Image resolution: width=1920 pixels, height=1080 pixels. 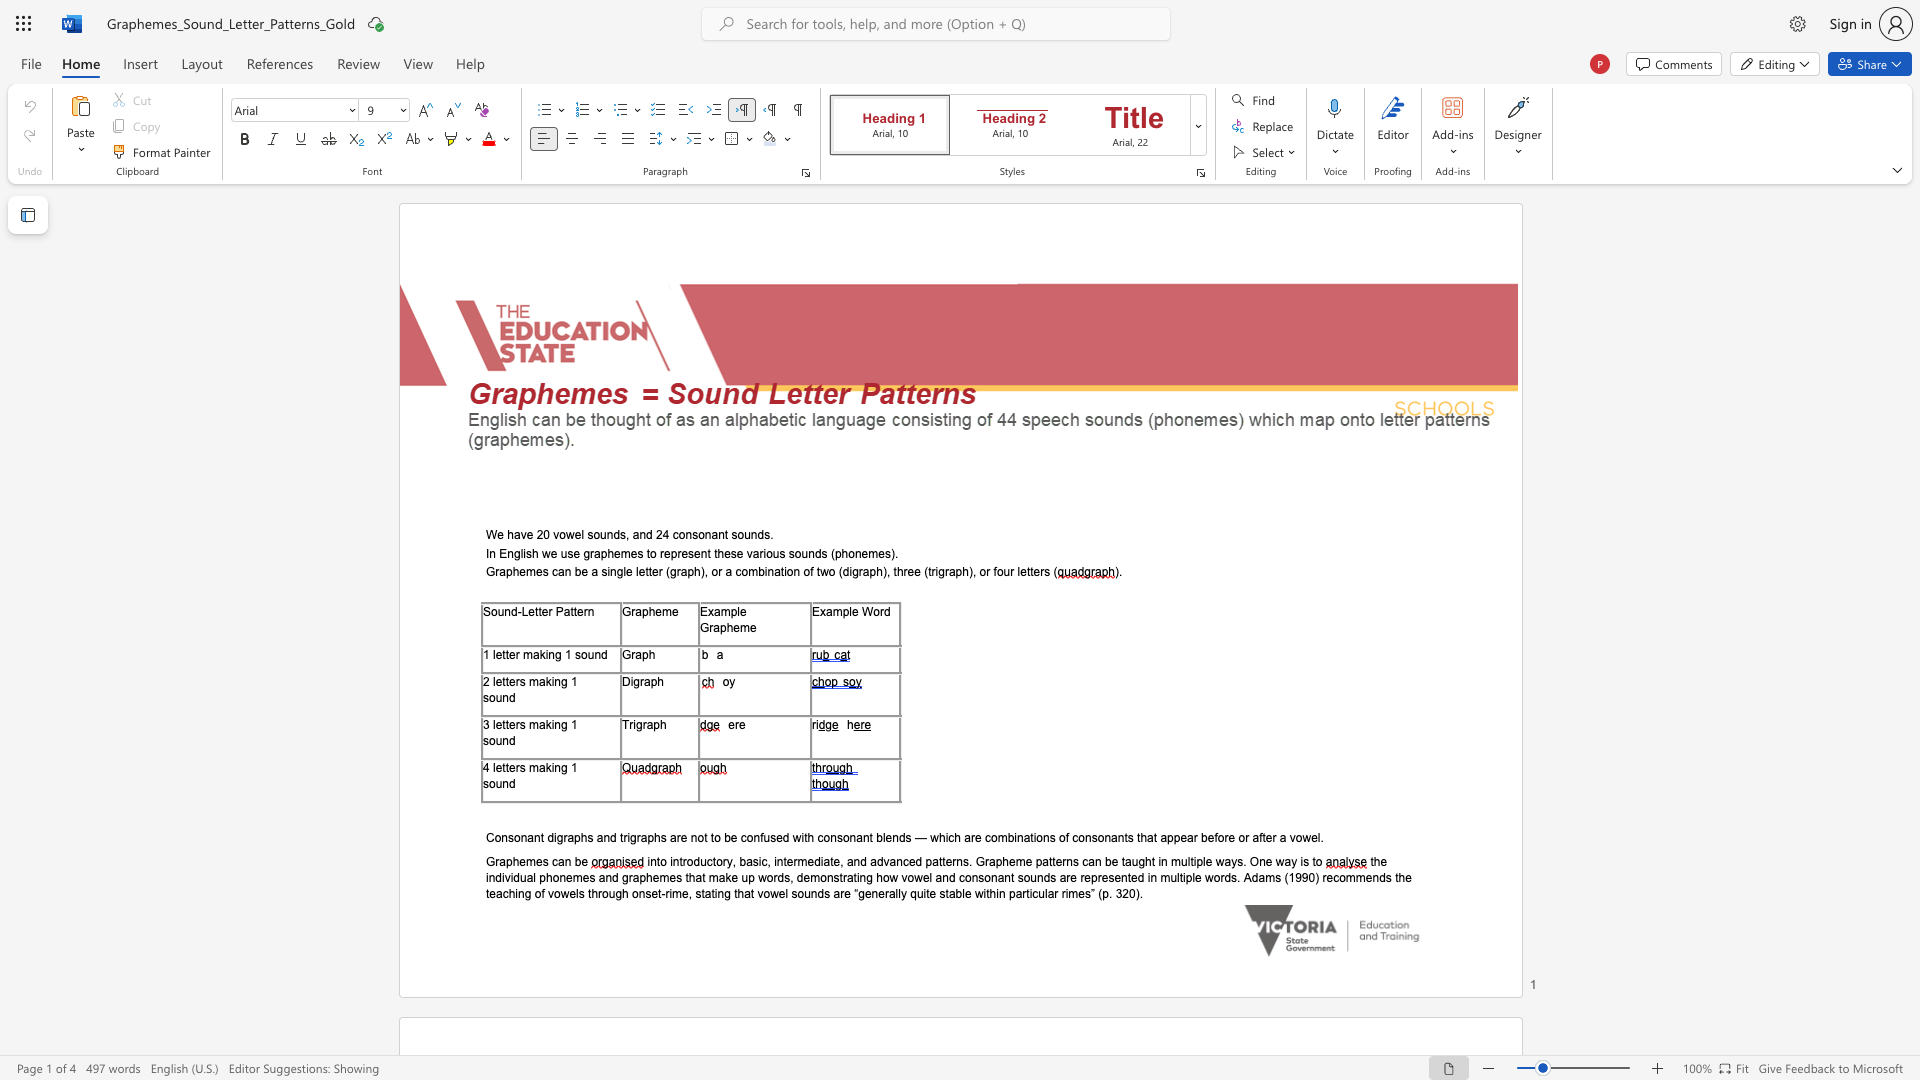 What do you see at coordinates (844, 892) in the screenshot?
I see `the subset text "e “generally quite stabl" within the text "that vowel sounds are “generally quite stable within particular rimes” (p. 320)"` at bounding box center [844, 892].